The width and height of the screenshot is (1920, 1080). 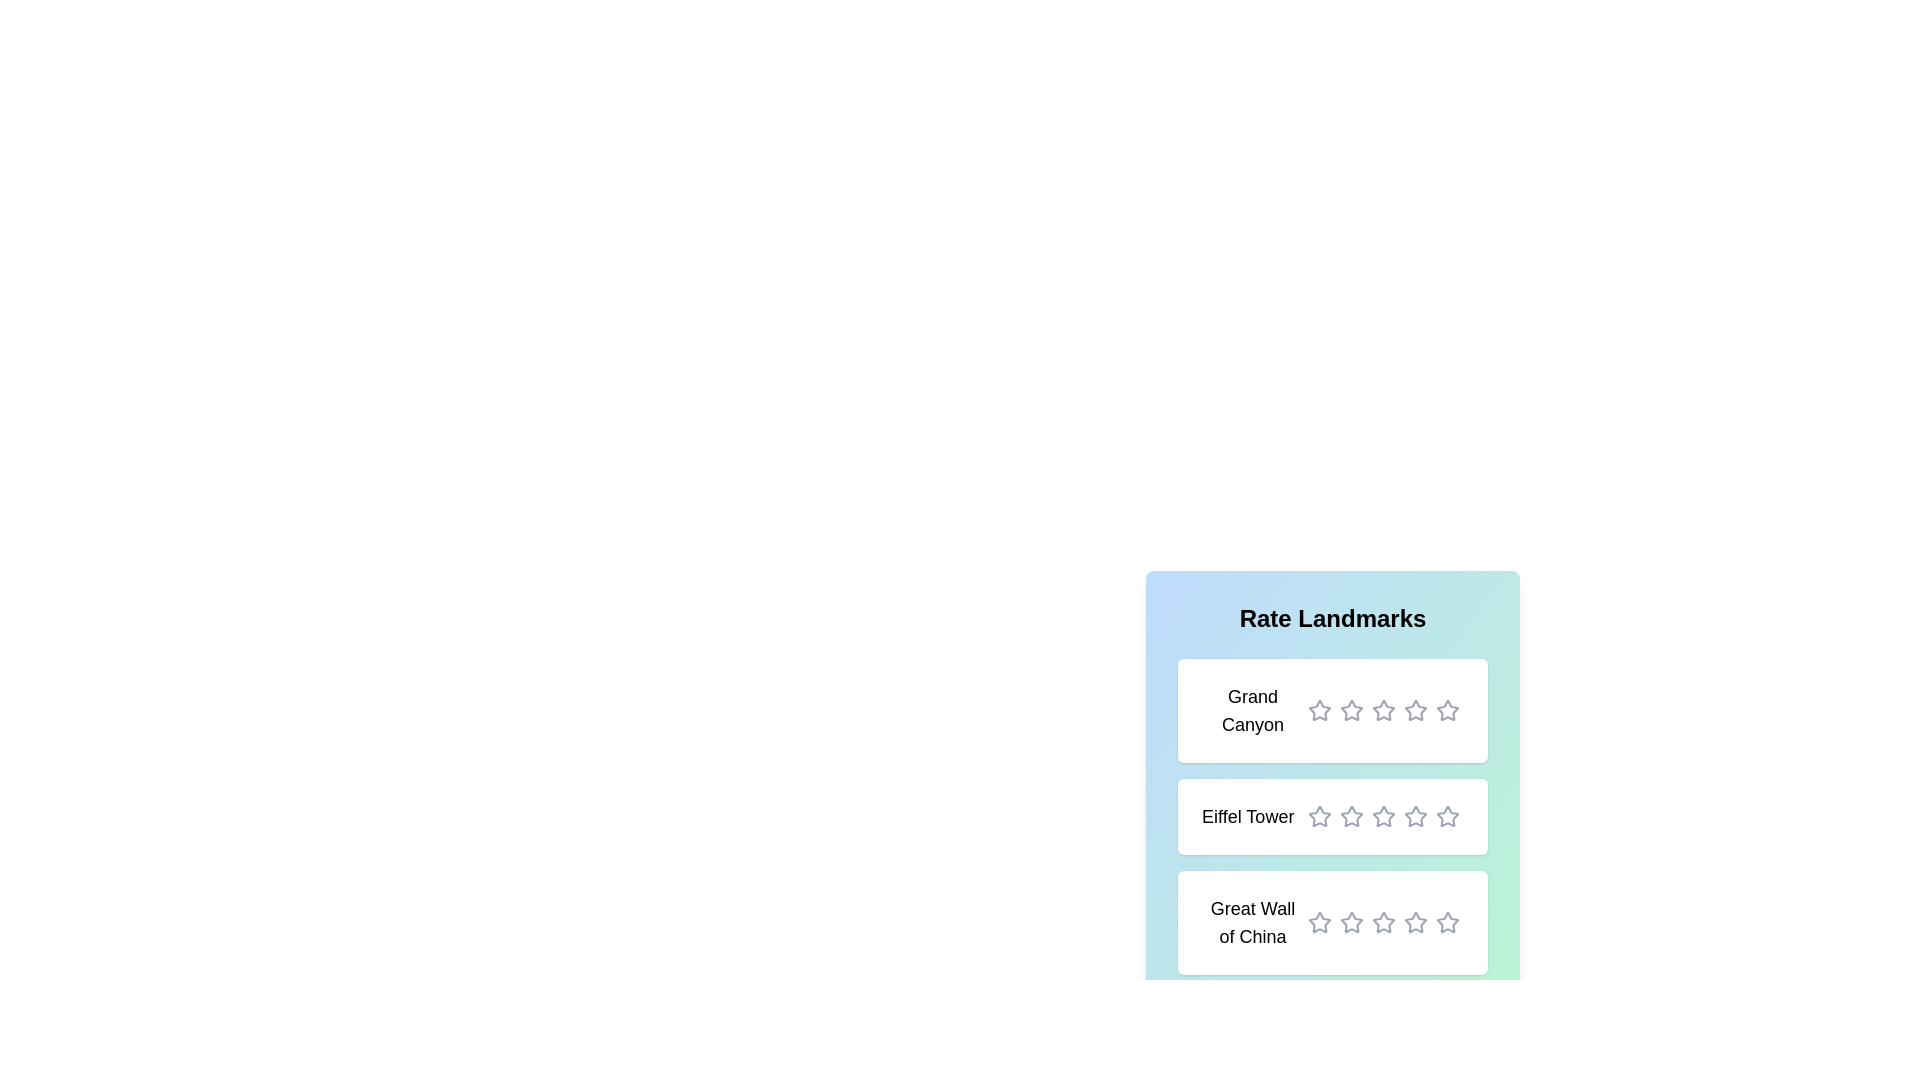 I want to click on the text of Great Wall of China to select it, so click(x=1251, y=922).